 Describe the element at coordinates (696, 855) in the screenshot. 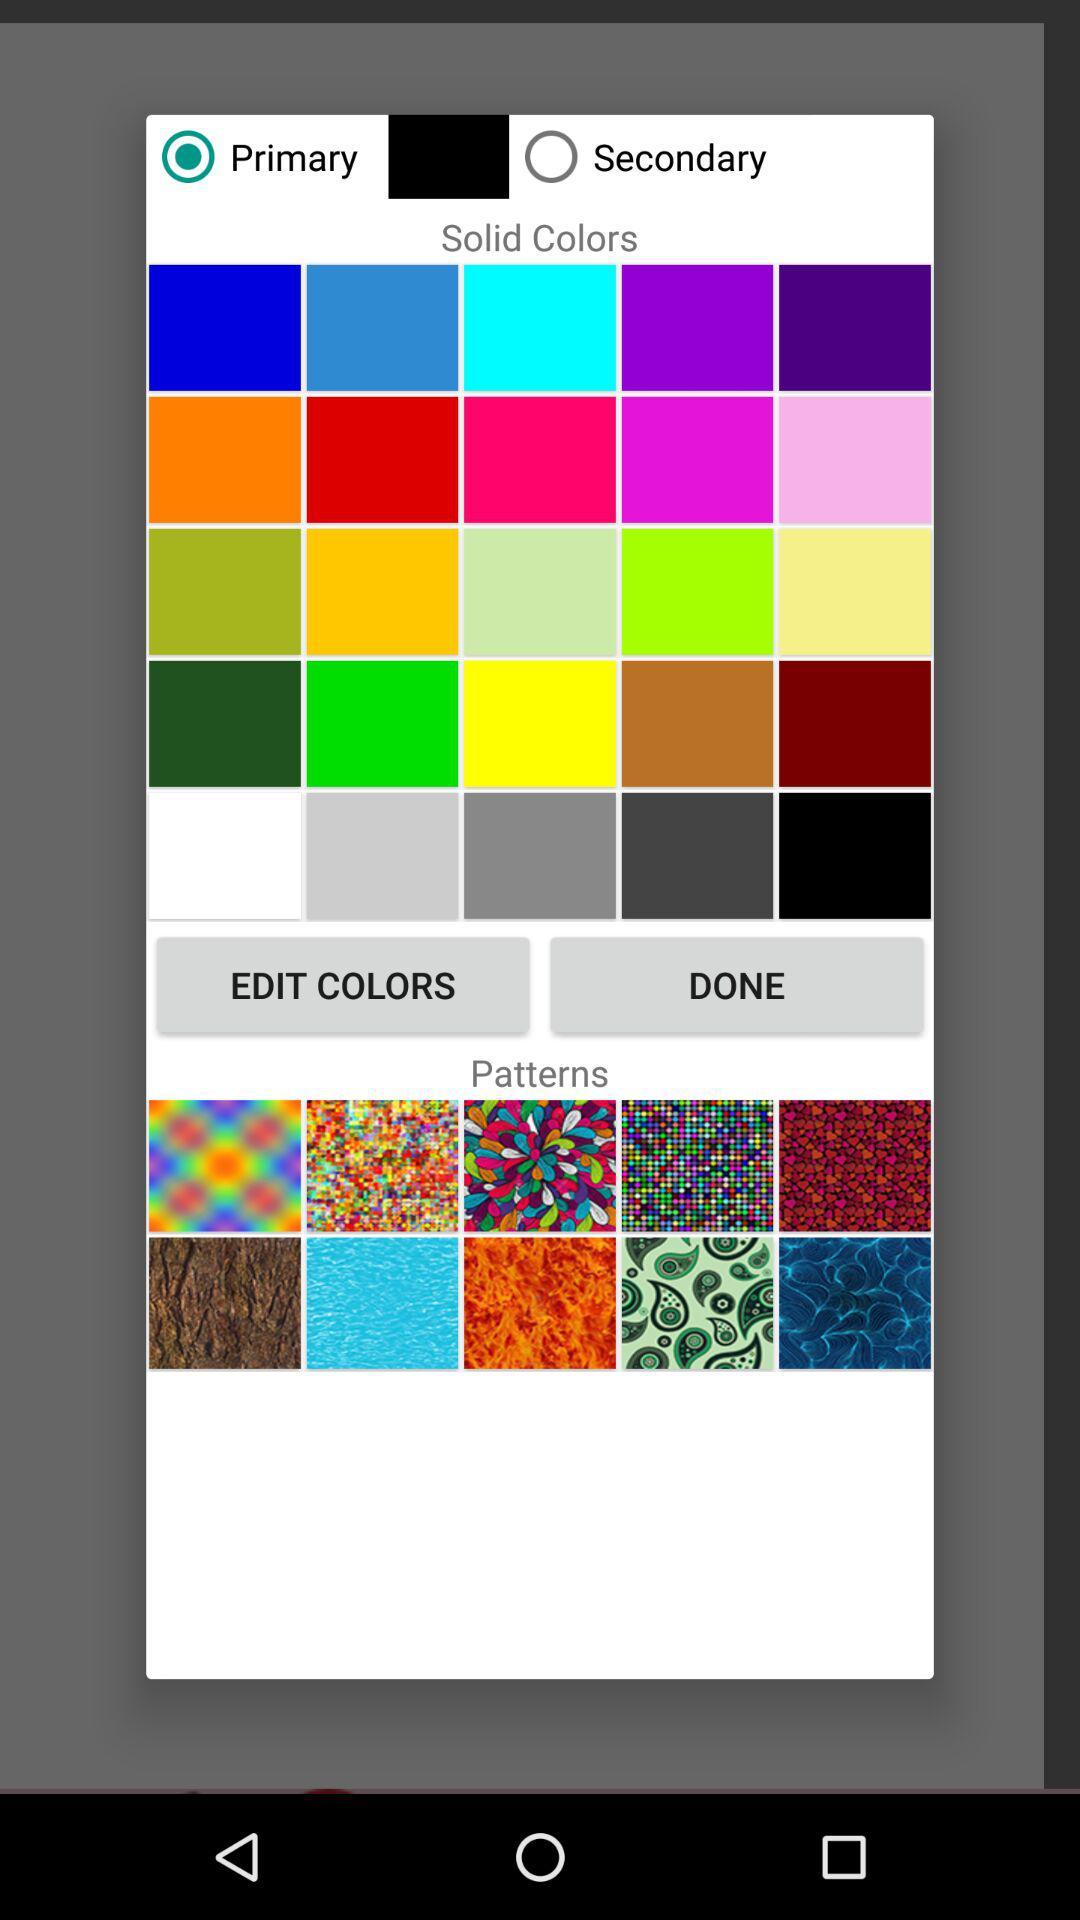

I see `picture` at that location.